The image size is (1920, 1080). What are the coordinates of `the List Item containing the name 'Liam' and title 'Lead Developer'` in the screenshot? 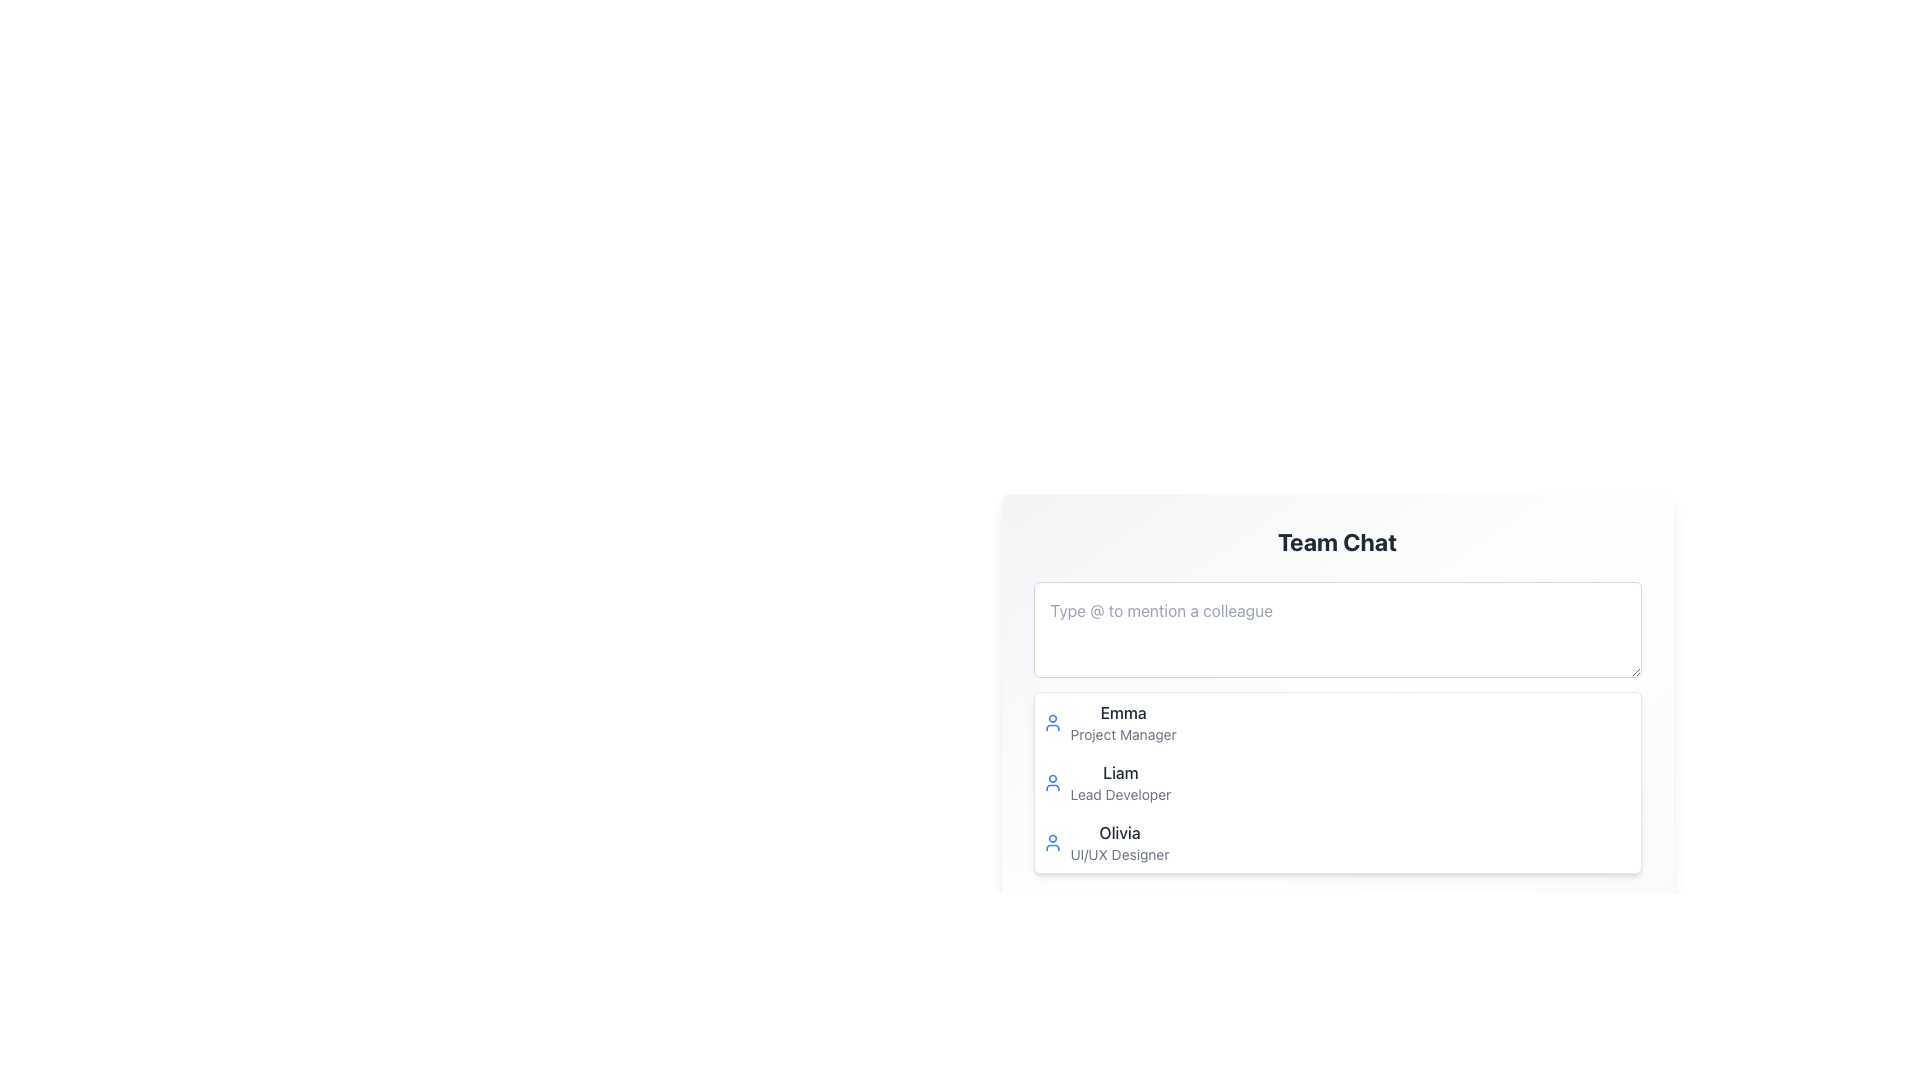 It's located at (1337, 782).